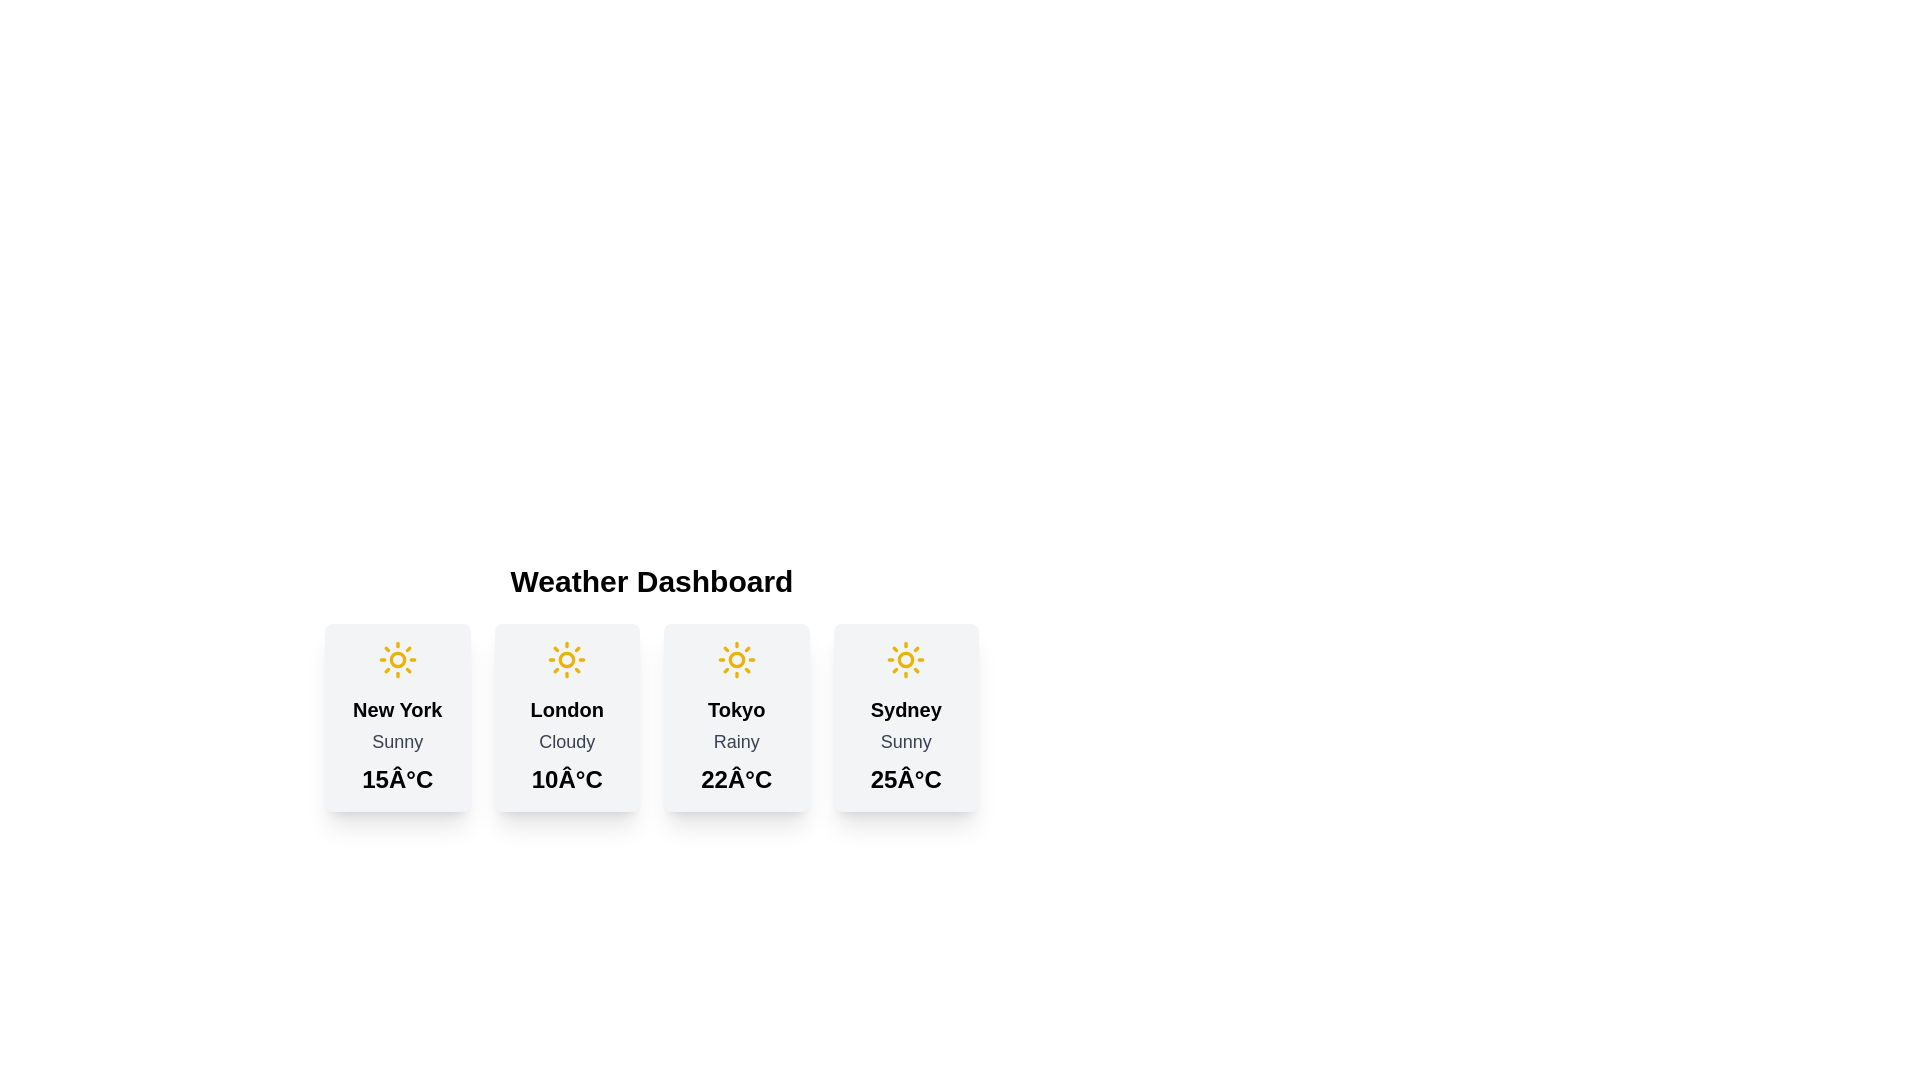 This screenshot has width=1920, height=1080. What do you see at coordinates (566, 708) in the screenshot?
I see `the text label displaying 'London'` at bounding box center [566, 708].